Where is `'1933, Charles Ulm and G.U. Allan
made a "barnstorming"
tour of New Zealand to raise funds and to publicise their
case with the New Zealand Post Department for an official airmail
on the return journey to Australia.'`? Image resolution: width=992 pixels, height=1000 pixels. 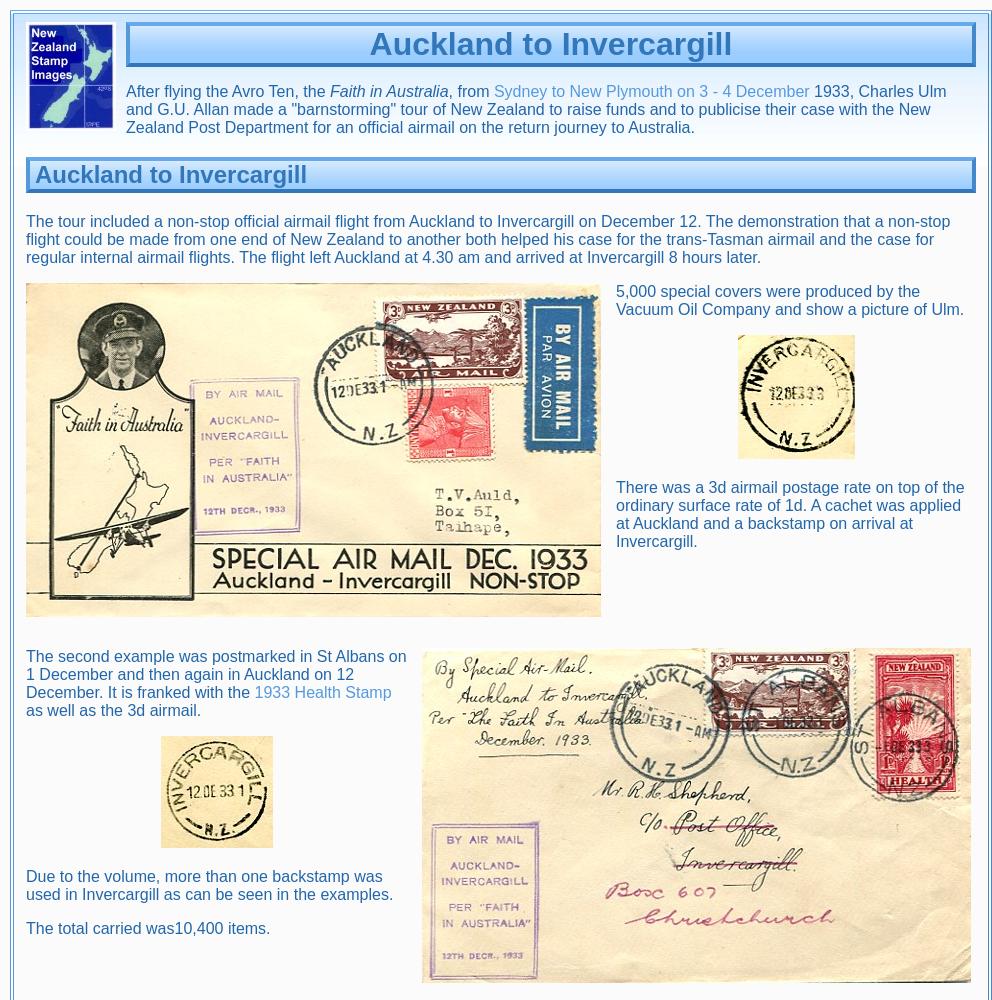
'1933, Charles Ulm and G.U. Allan
made a "barnstorming"
tour of New Zealand to raise funds and to publicise their
case with the New Zealand Post Department for an official airmail
on the return journey to Australia.' is located at coordinates (125, 108).